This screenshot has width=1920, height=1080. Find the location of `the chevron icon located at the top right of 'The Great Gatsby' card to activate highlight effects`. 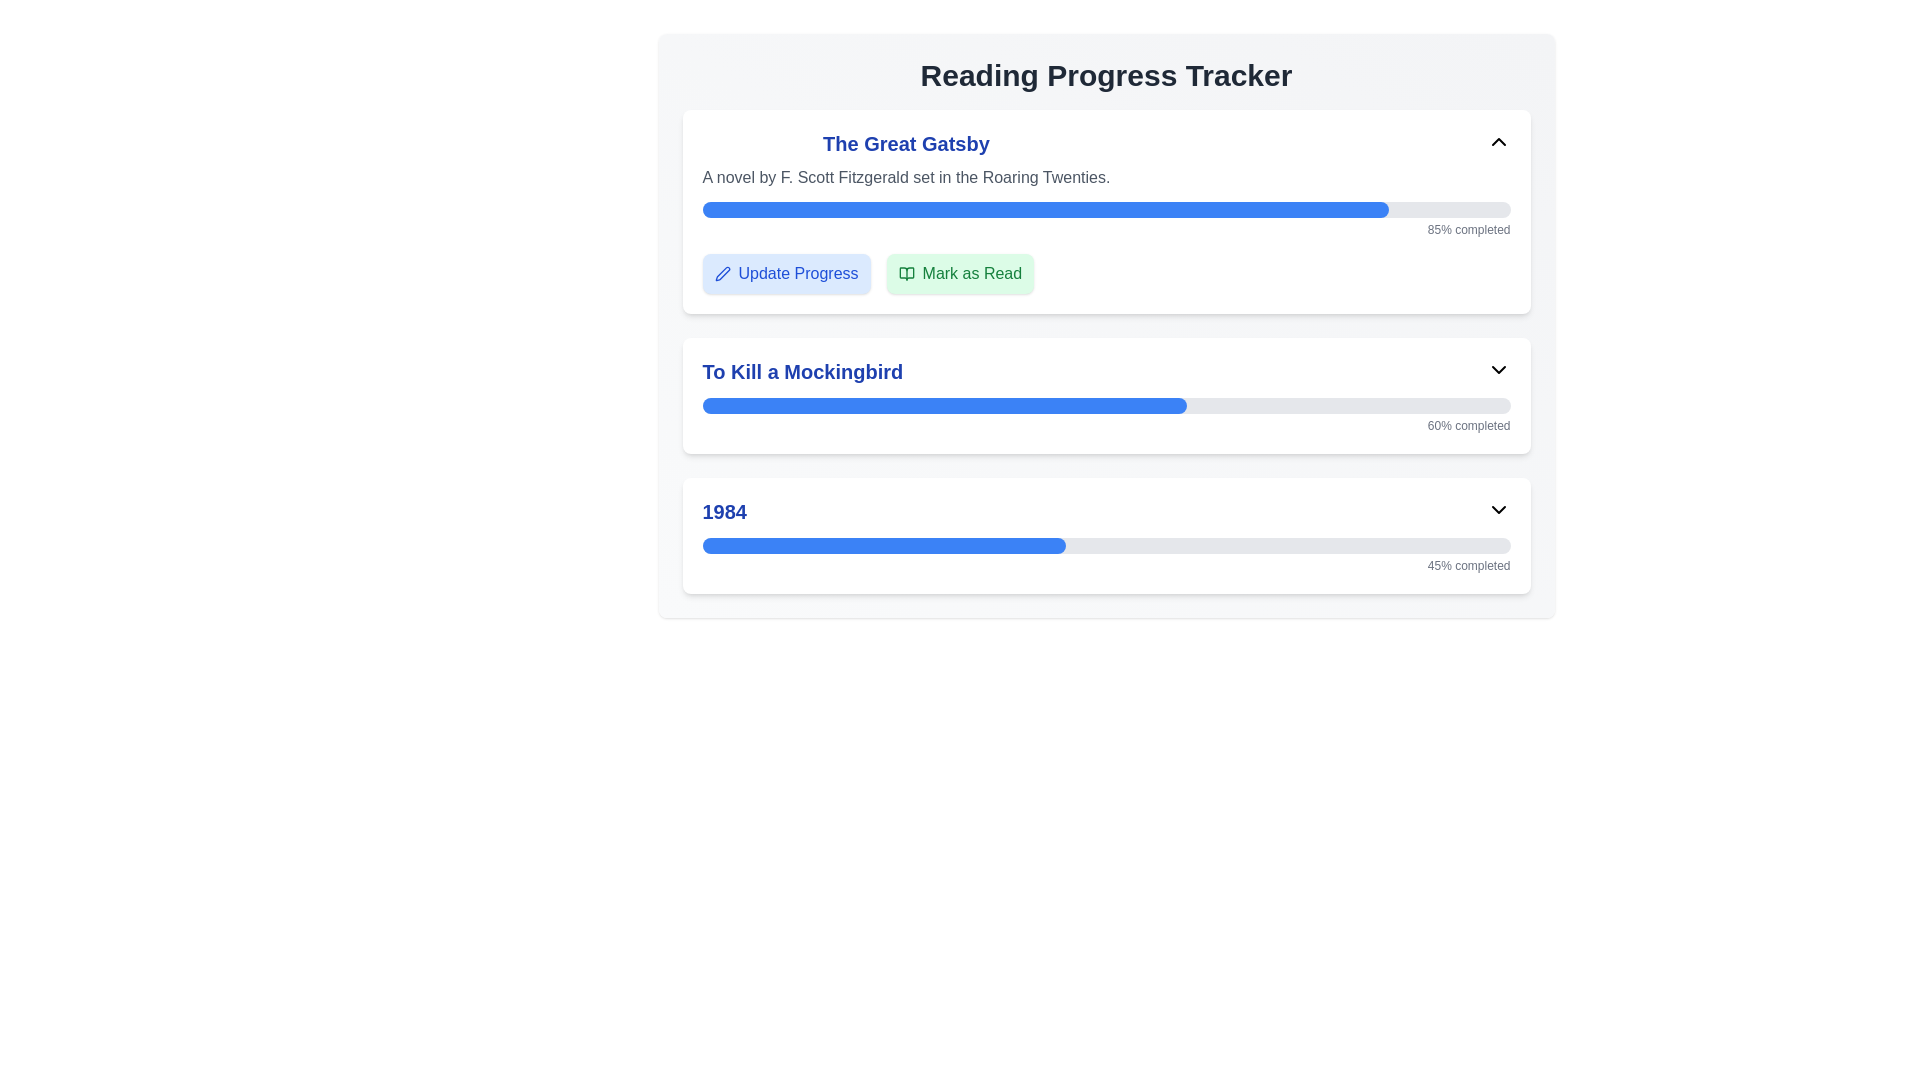

the chevron icon located at the top right of 'The Great Gatsby' card to activate highlight effects is located at coordinates (1498, 141).